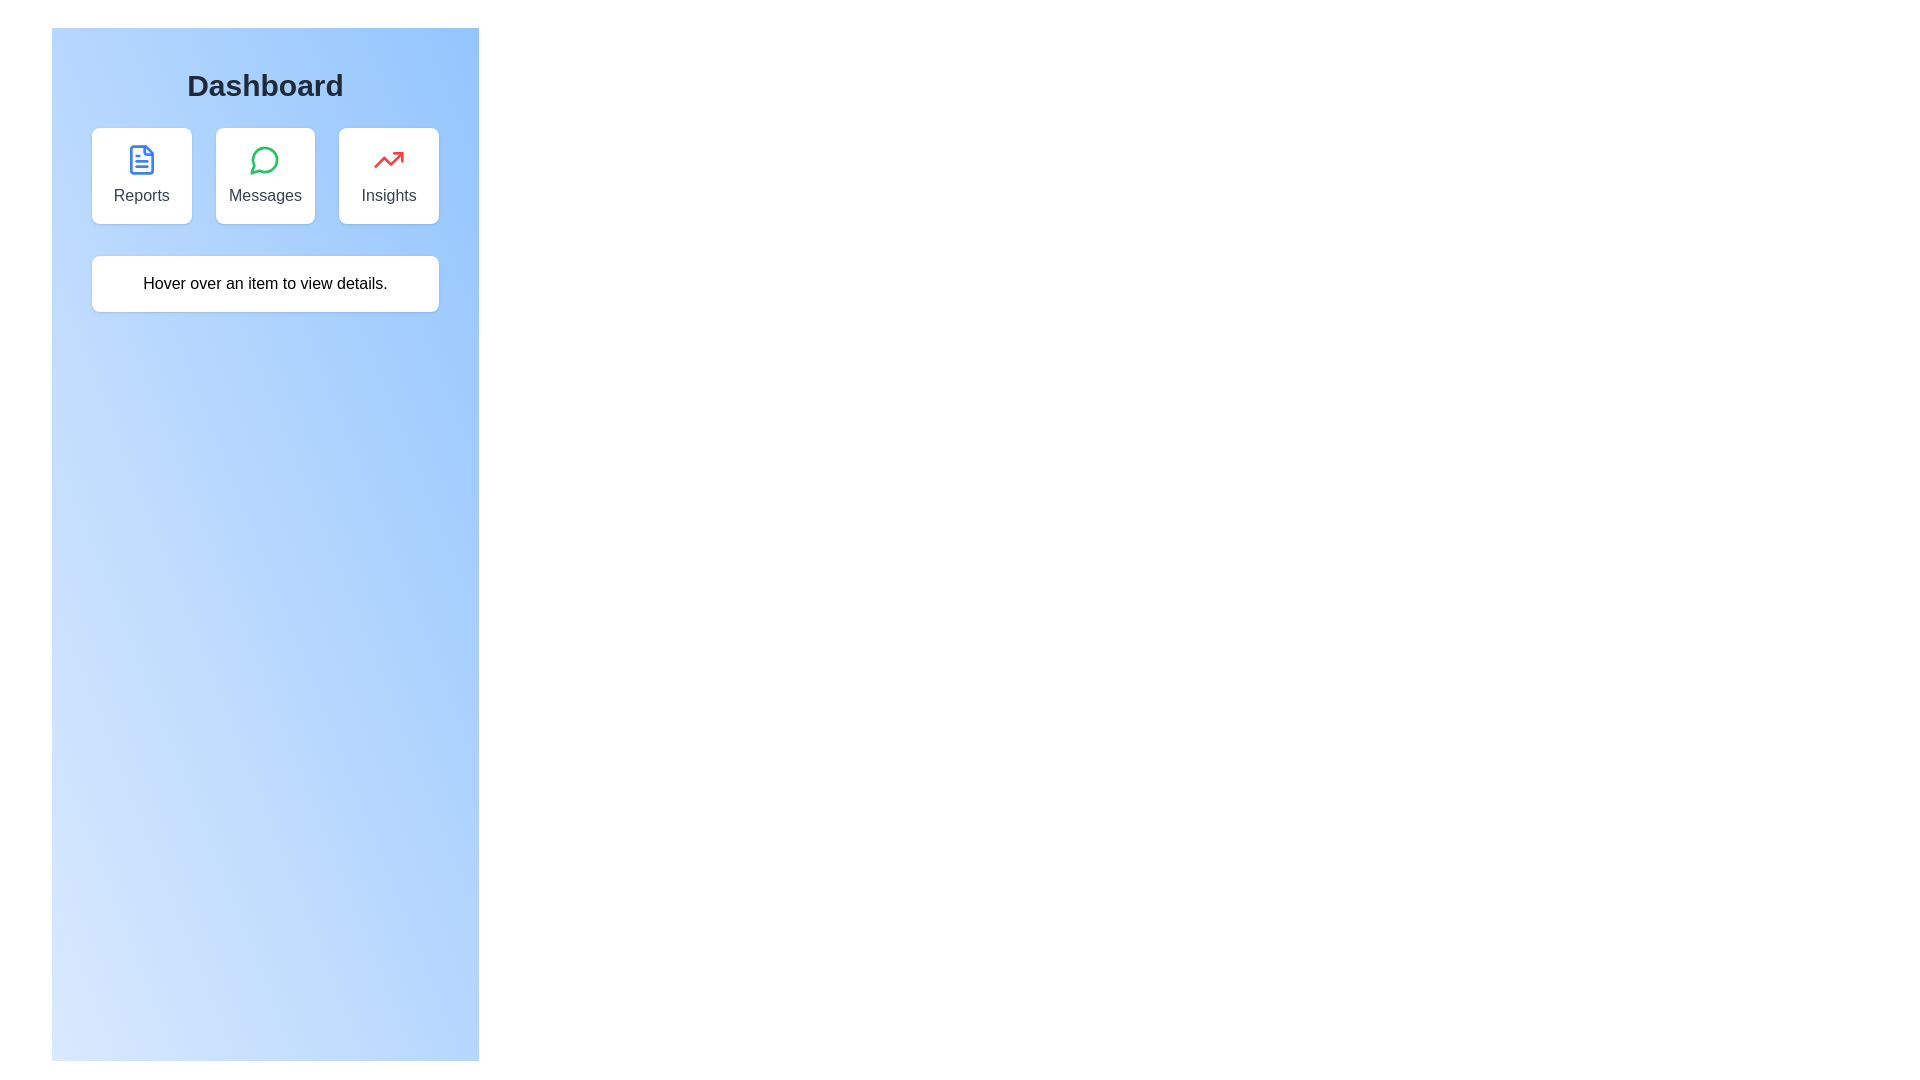 Image resolution: width=1920 pixels, height=1080 pixels. What do you see at coordinates (389, 196) in the screenshot?
I see `the text label that describes the 'Insights' section, which is located beneath an upward-trending arrow icon in the third column of a three-column layout` at bounding box center [389, 196].